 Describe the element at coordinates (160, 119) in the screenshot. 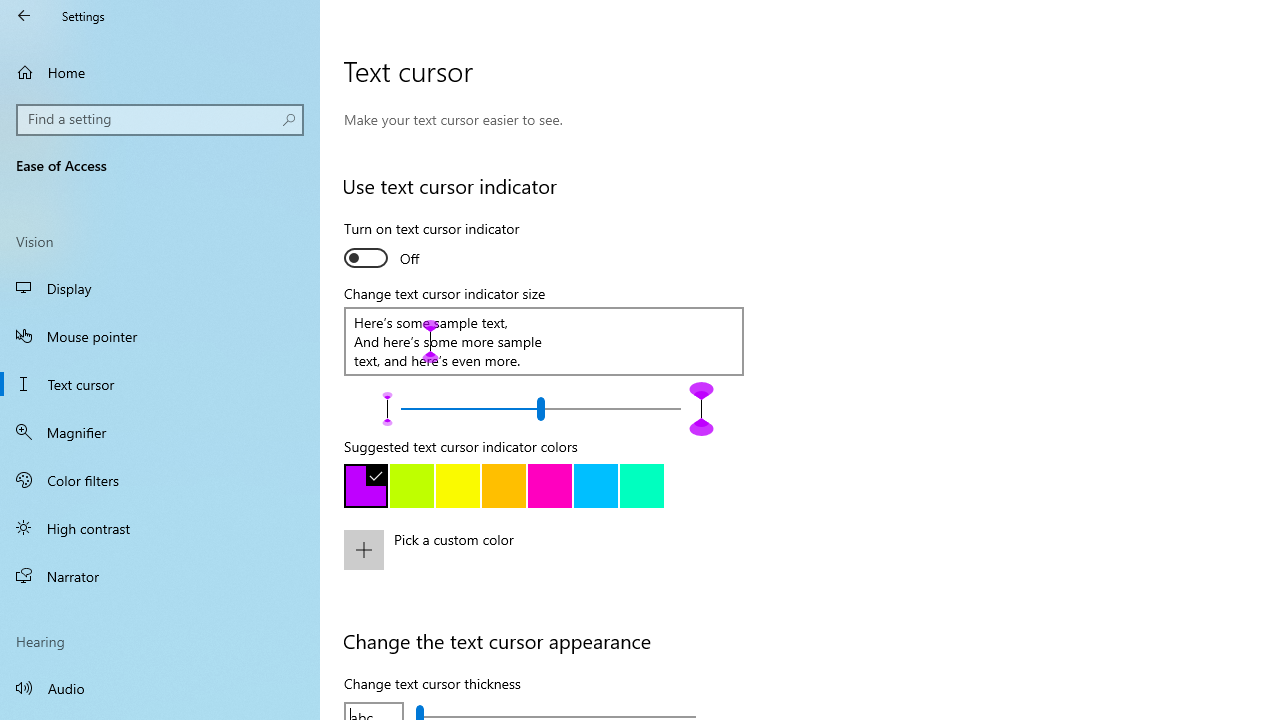

I see `'Search box, Find a setting'` at that location.